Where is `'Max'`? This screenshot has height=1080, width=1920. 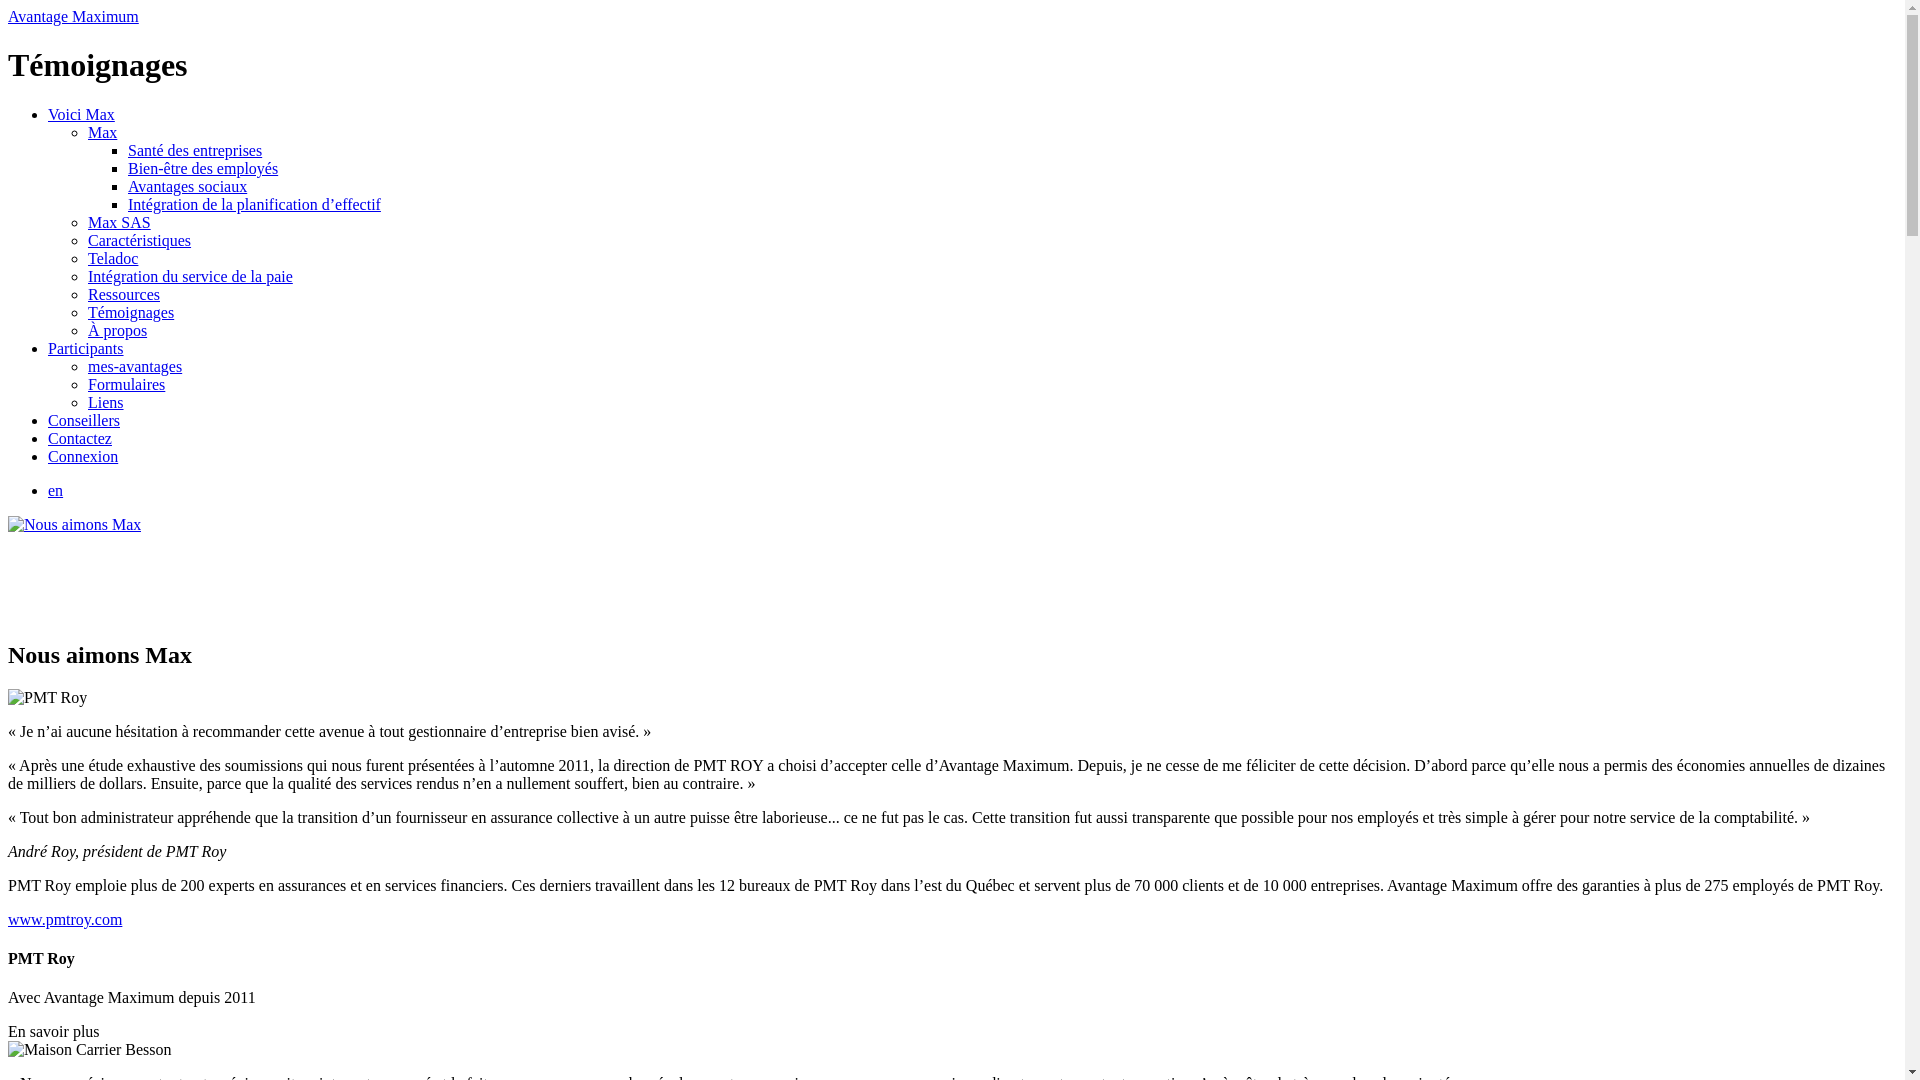
'Max' is located at coordinates (101, 132).